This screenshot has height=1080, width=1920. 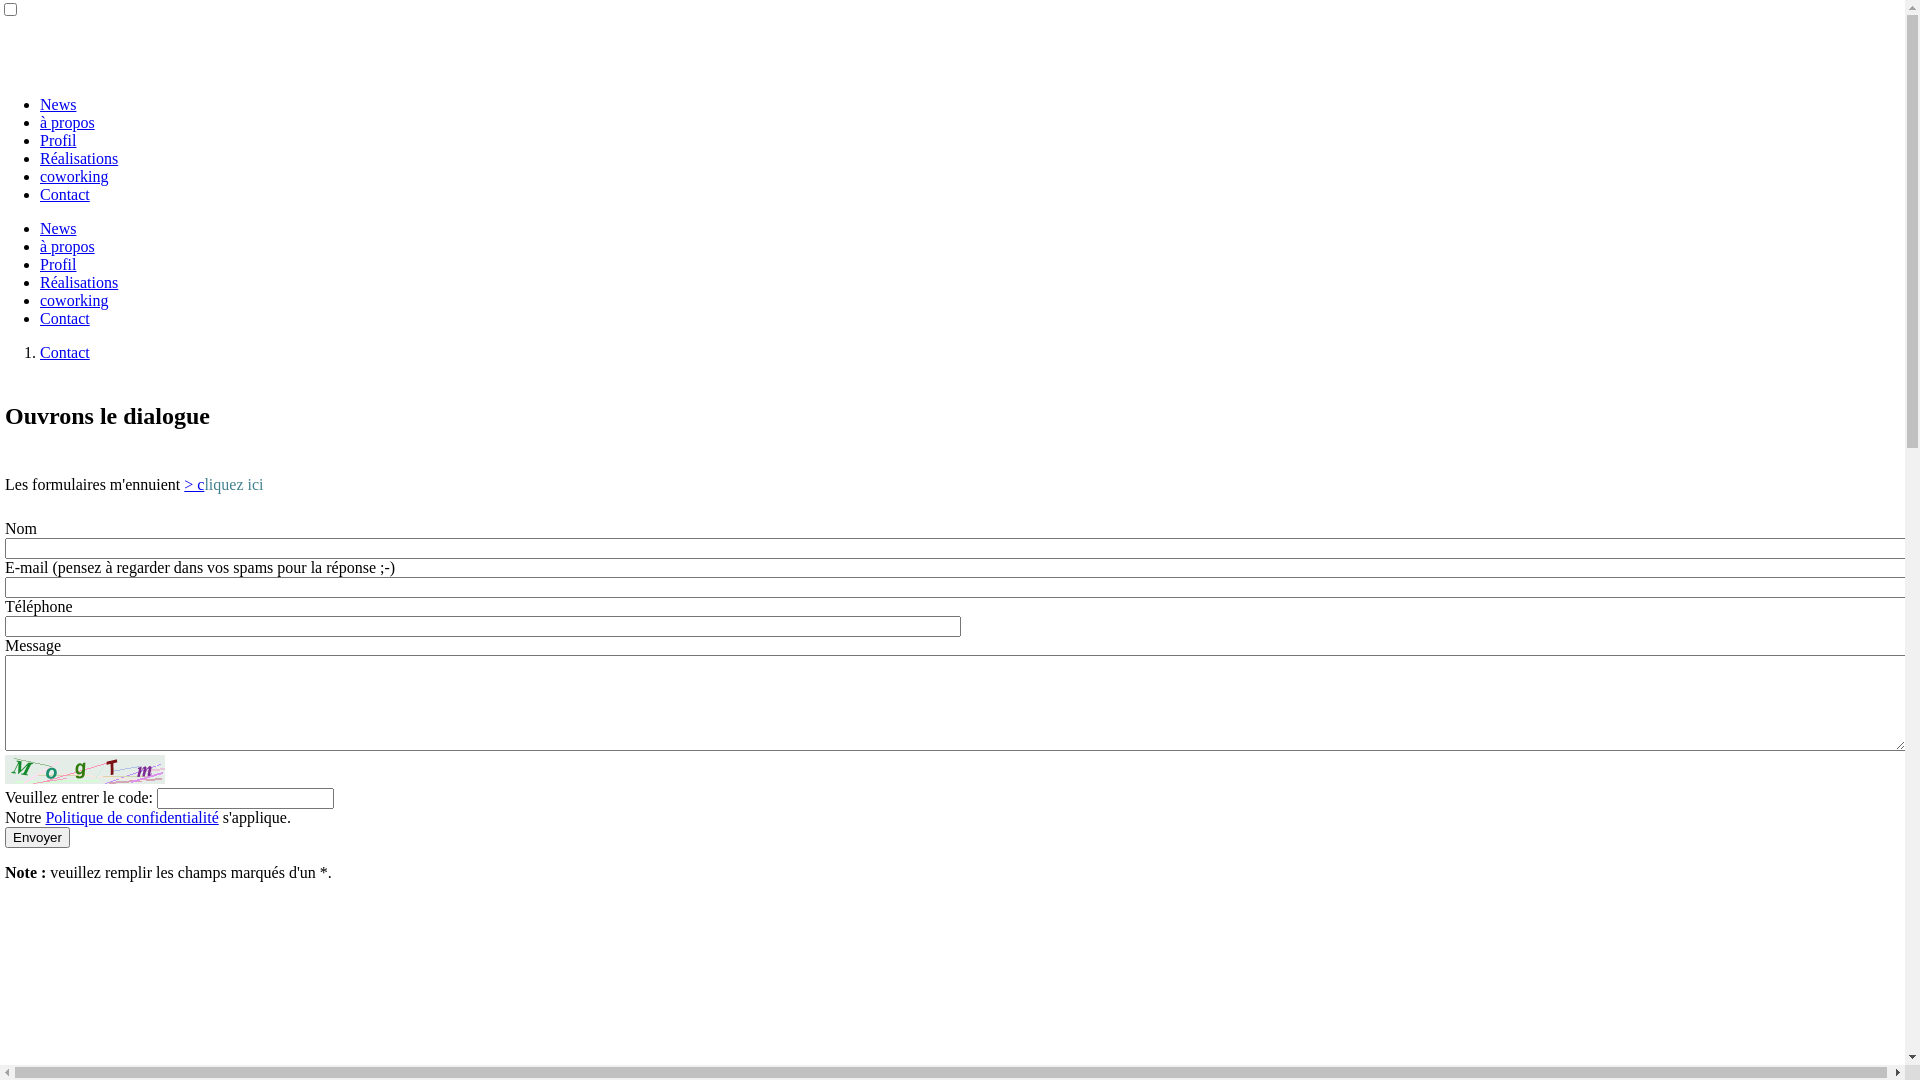 I want to click on 'Envoyer', so click(x=37, y=837).